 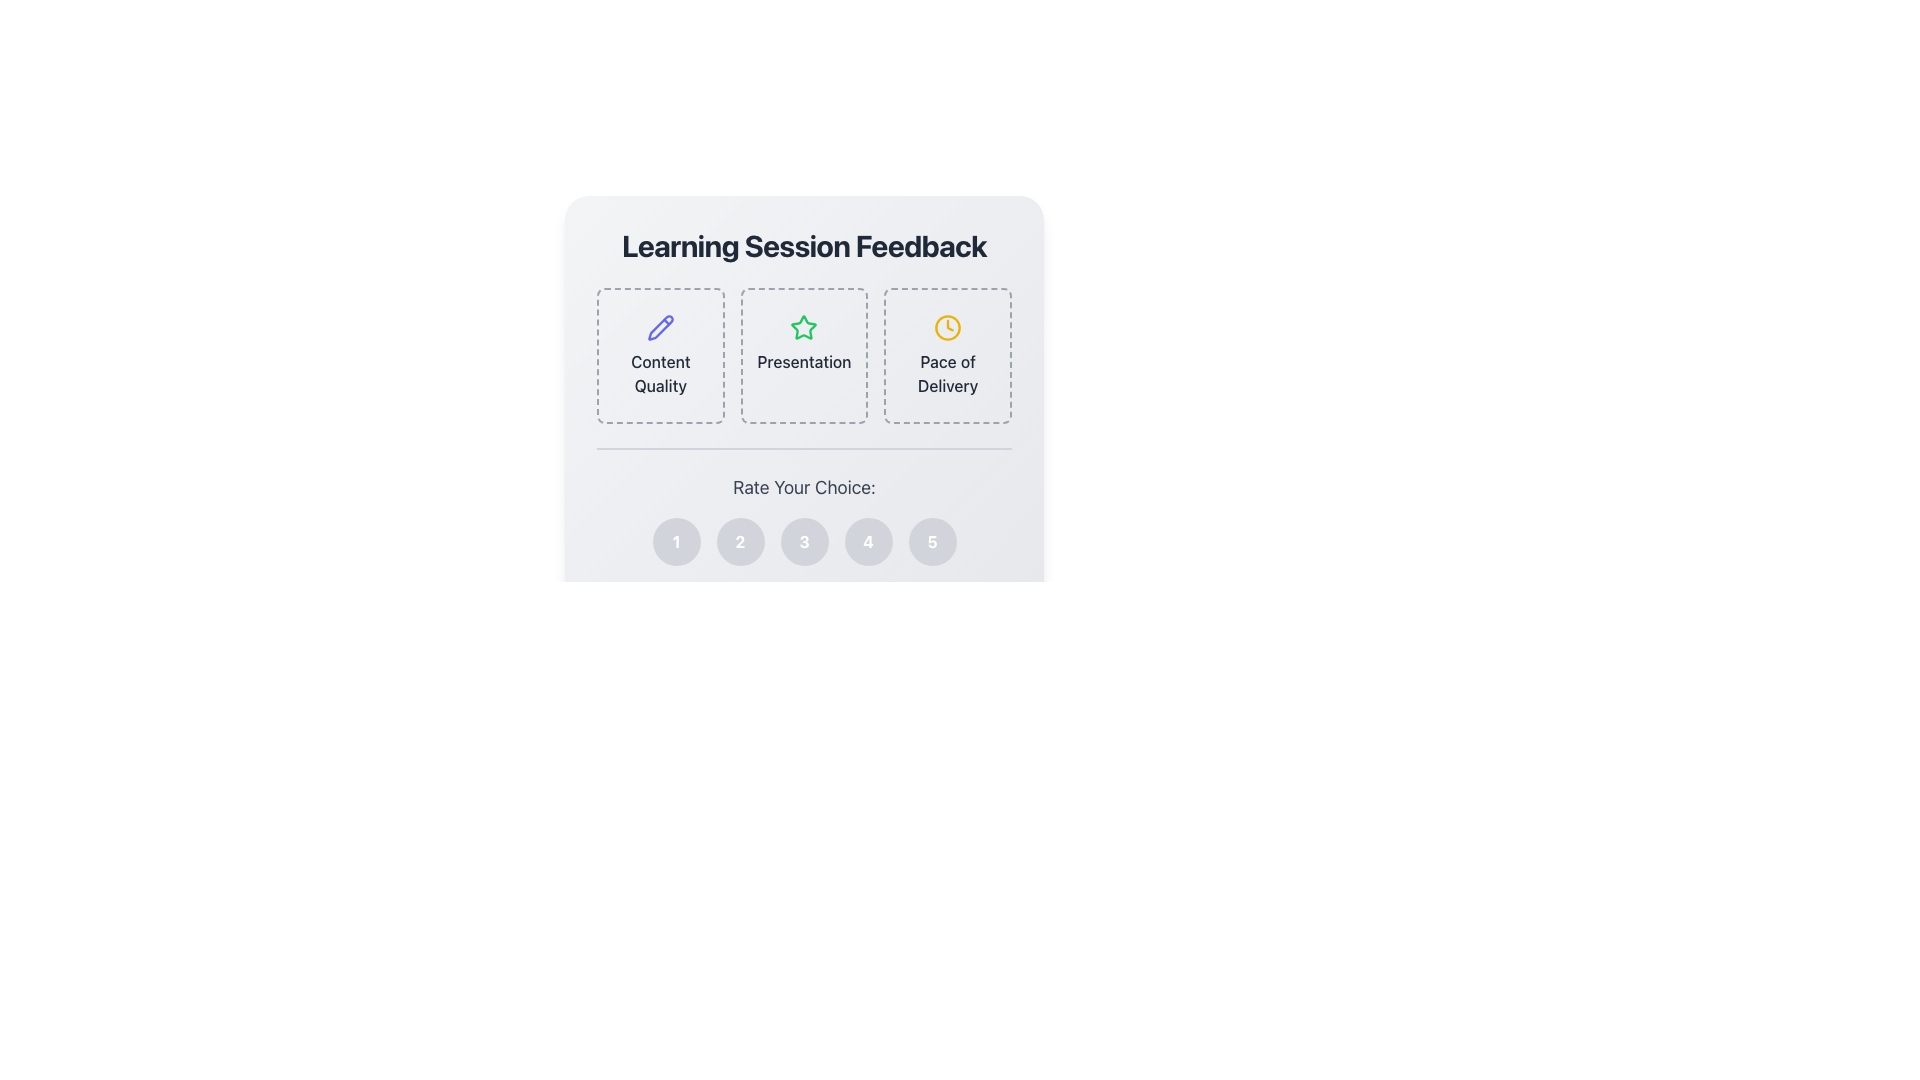 What do you see at coordinates (804, 245) in the screenshot?
I see `prominent title text label that displays 'Learning Session Feedback' at the center-top of the card` at bounding box center [804, 245].